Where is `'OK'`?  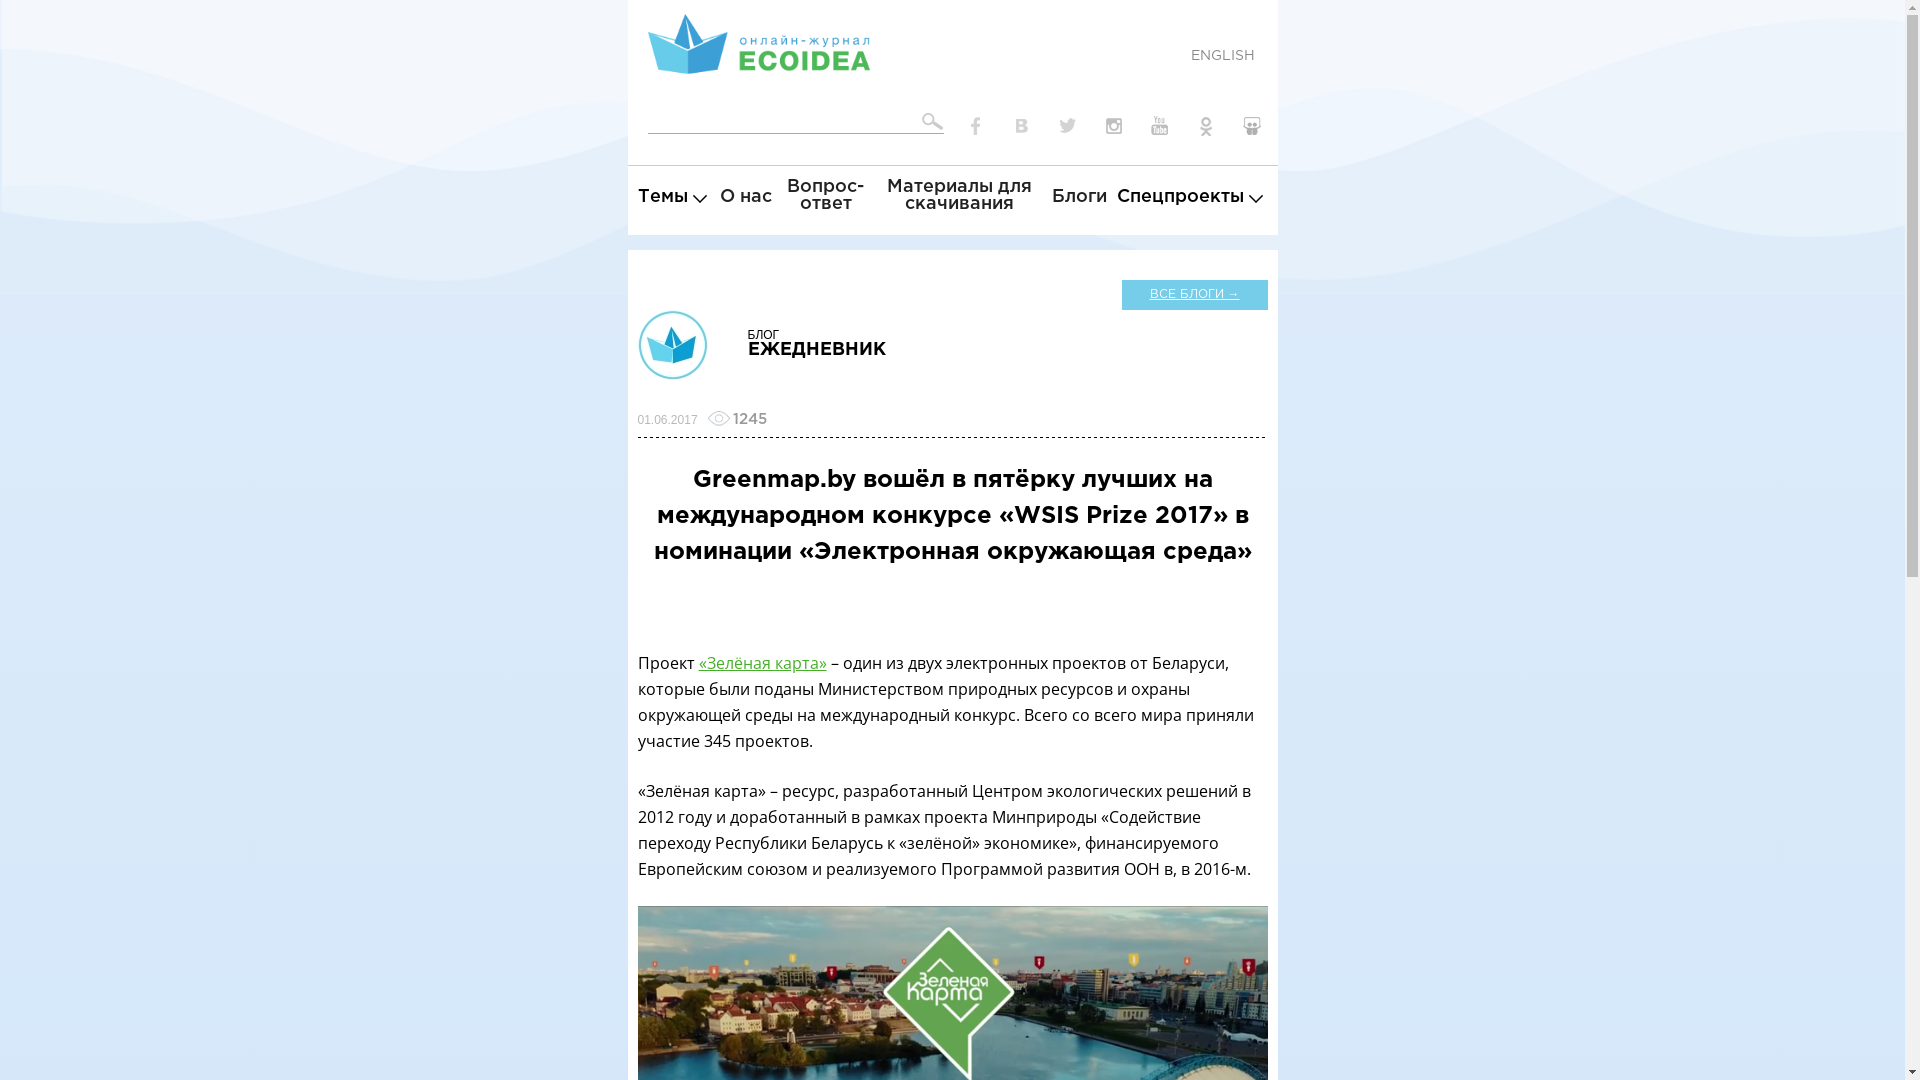
'OK' is located at coordinates (1204, 126).